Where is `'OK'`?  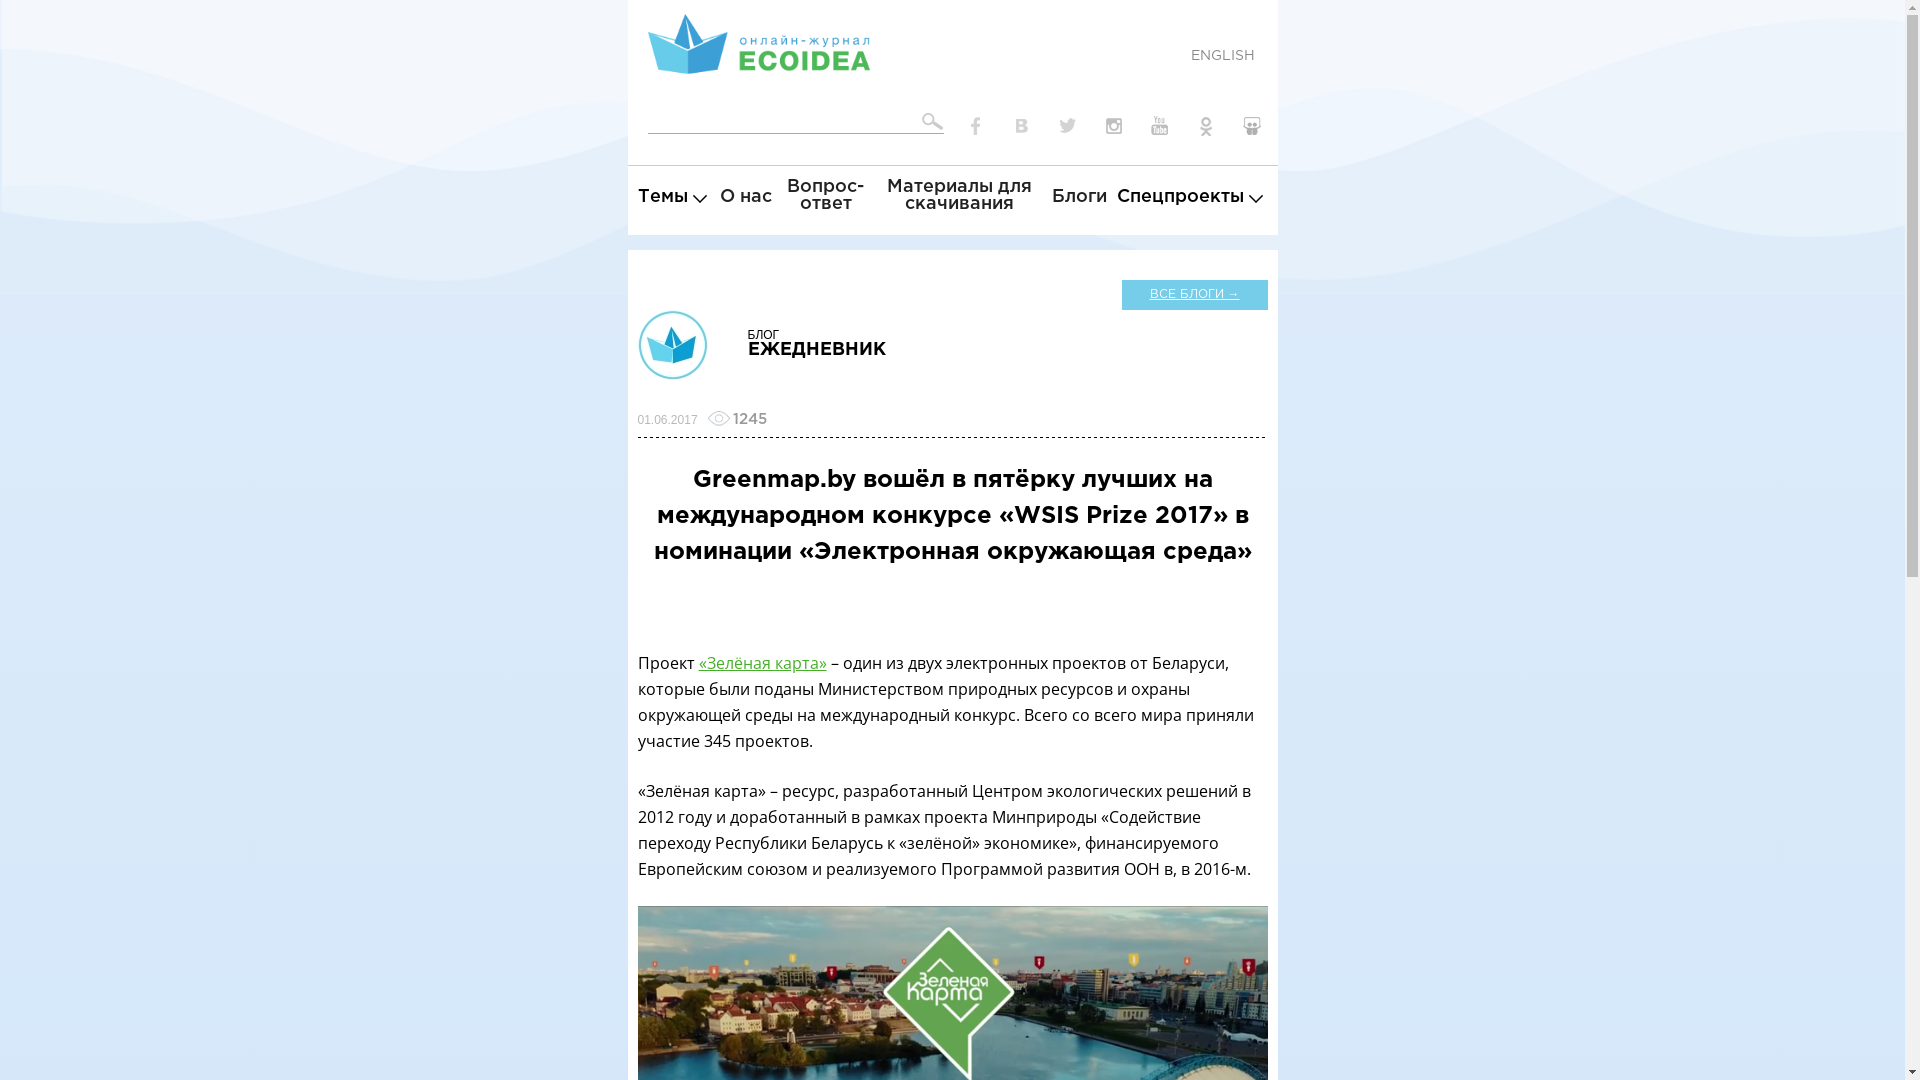
'OK' is located at coordinates (1204, 126).